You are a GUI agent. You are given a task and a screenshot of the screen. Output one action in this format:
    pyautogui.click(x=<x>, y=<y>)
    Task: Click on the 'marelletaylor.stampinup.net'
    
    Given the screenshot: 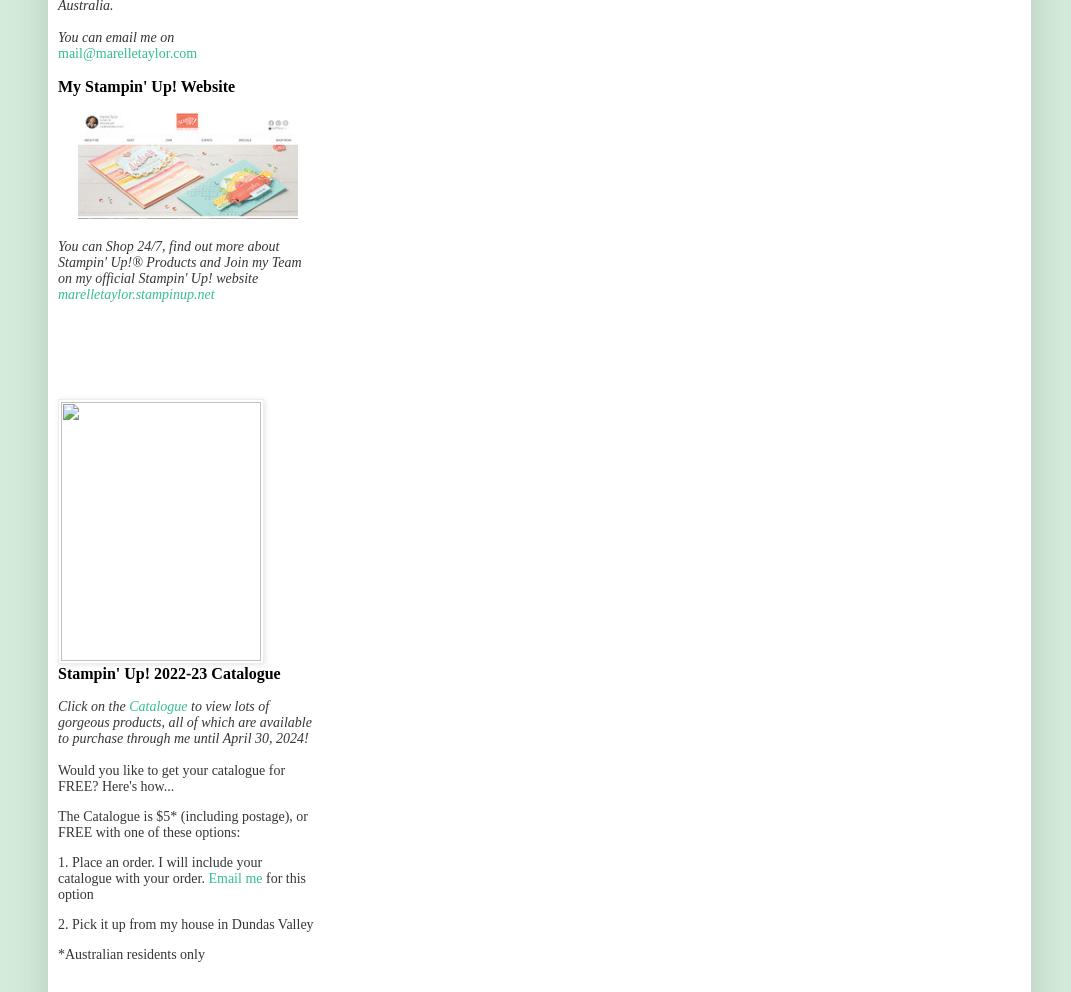 What is the action you would take?
    pyautogui.click(x=136, y=294)
    